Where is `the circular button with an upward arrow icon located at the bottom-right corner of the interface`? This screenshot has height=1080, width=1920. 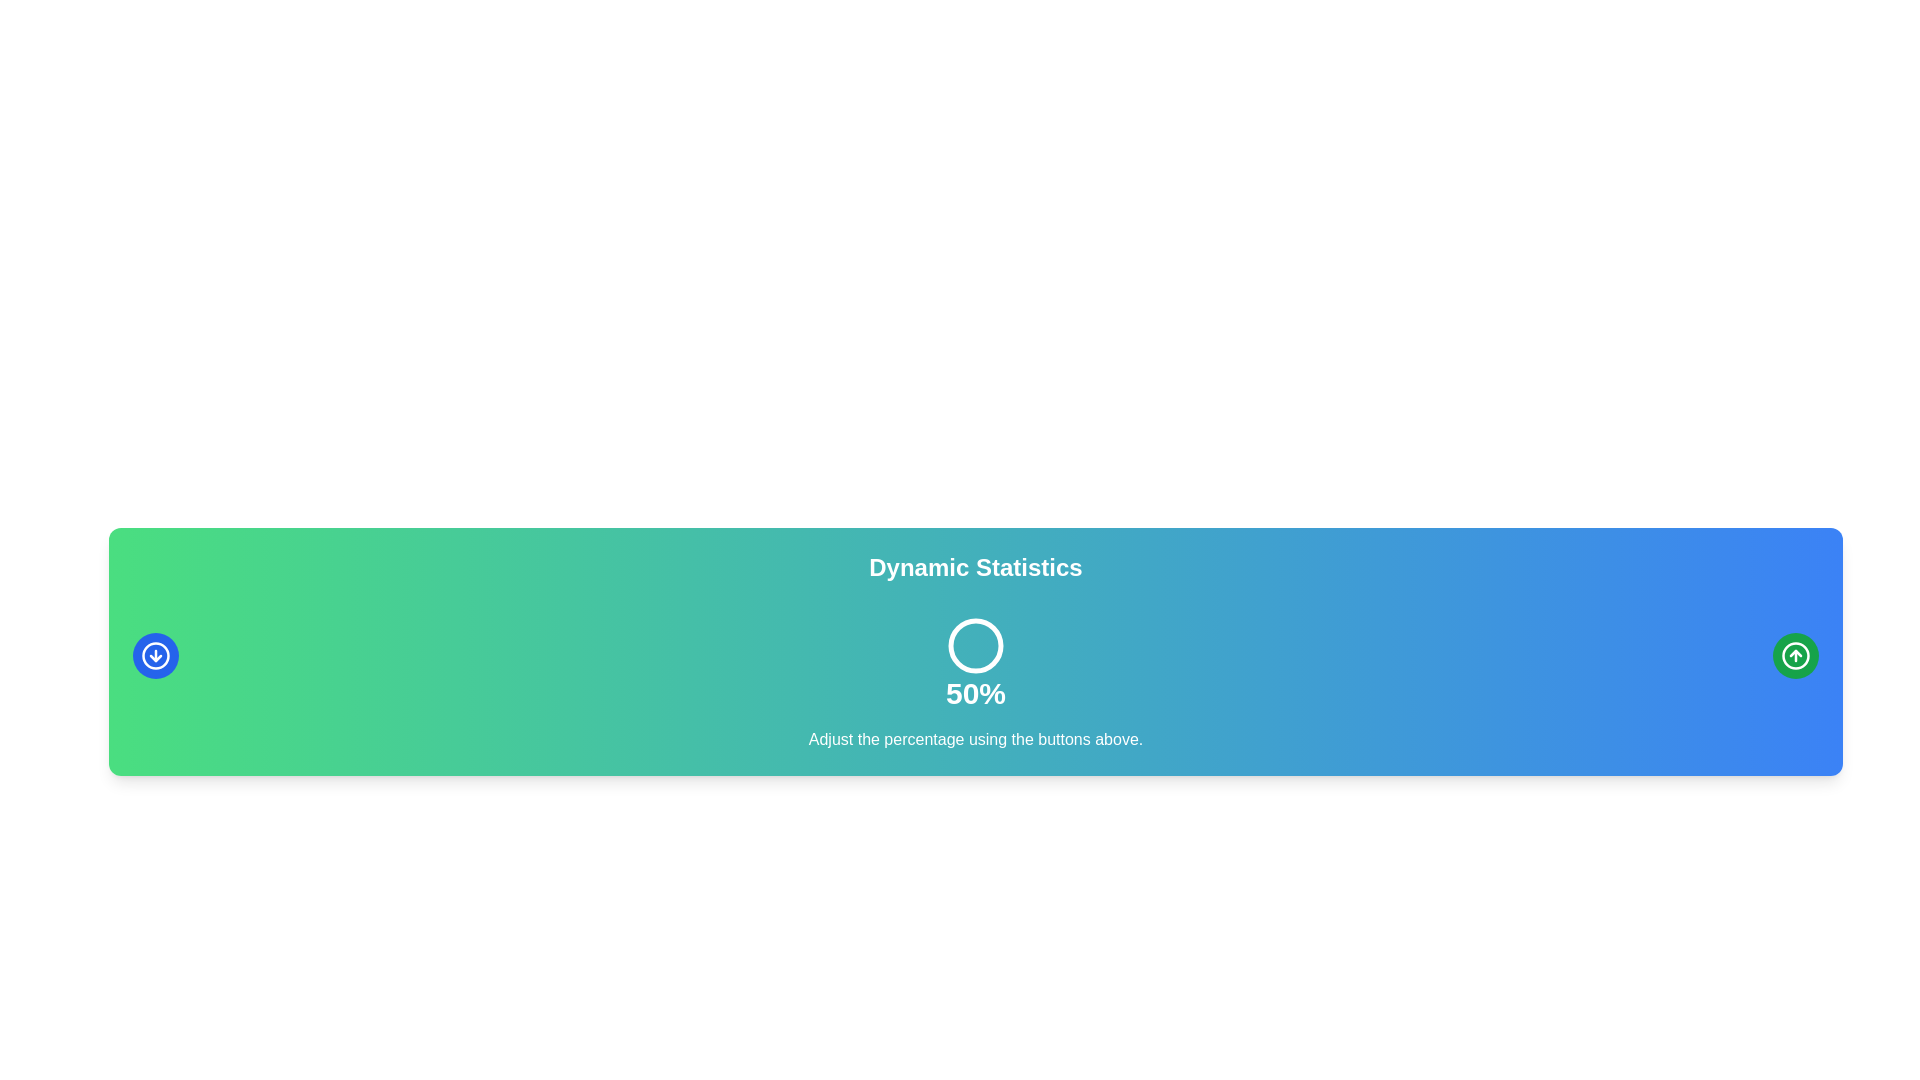
the circular button with an upward arrow icon located at the bottom-right corner of the interface is located at coordinates (1795, 655).